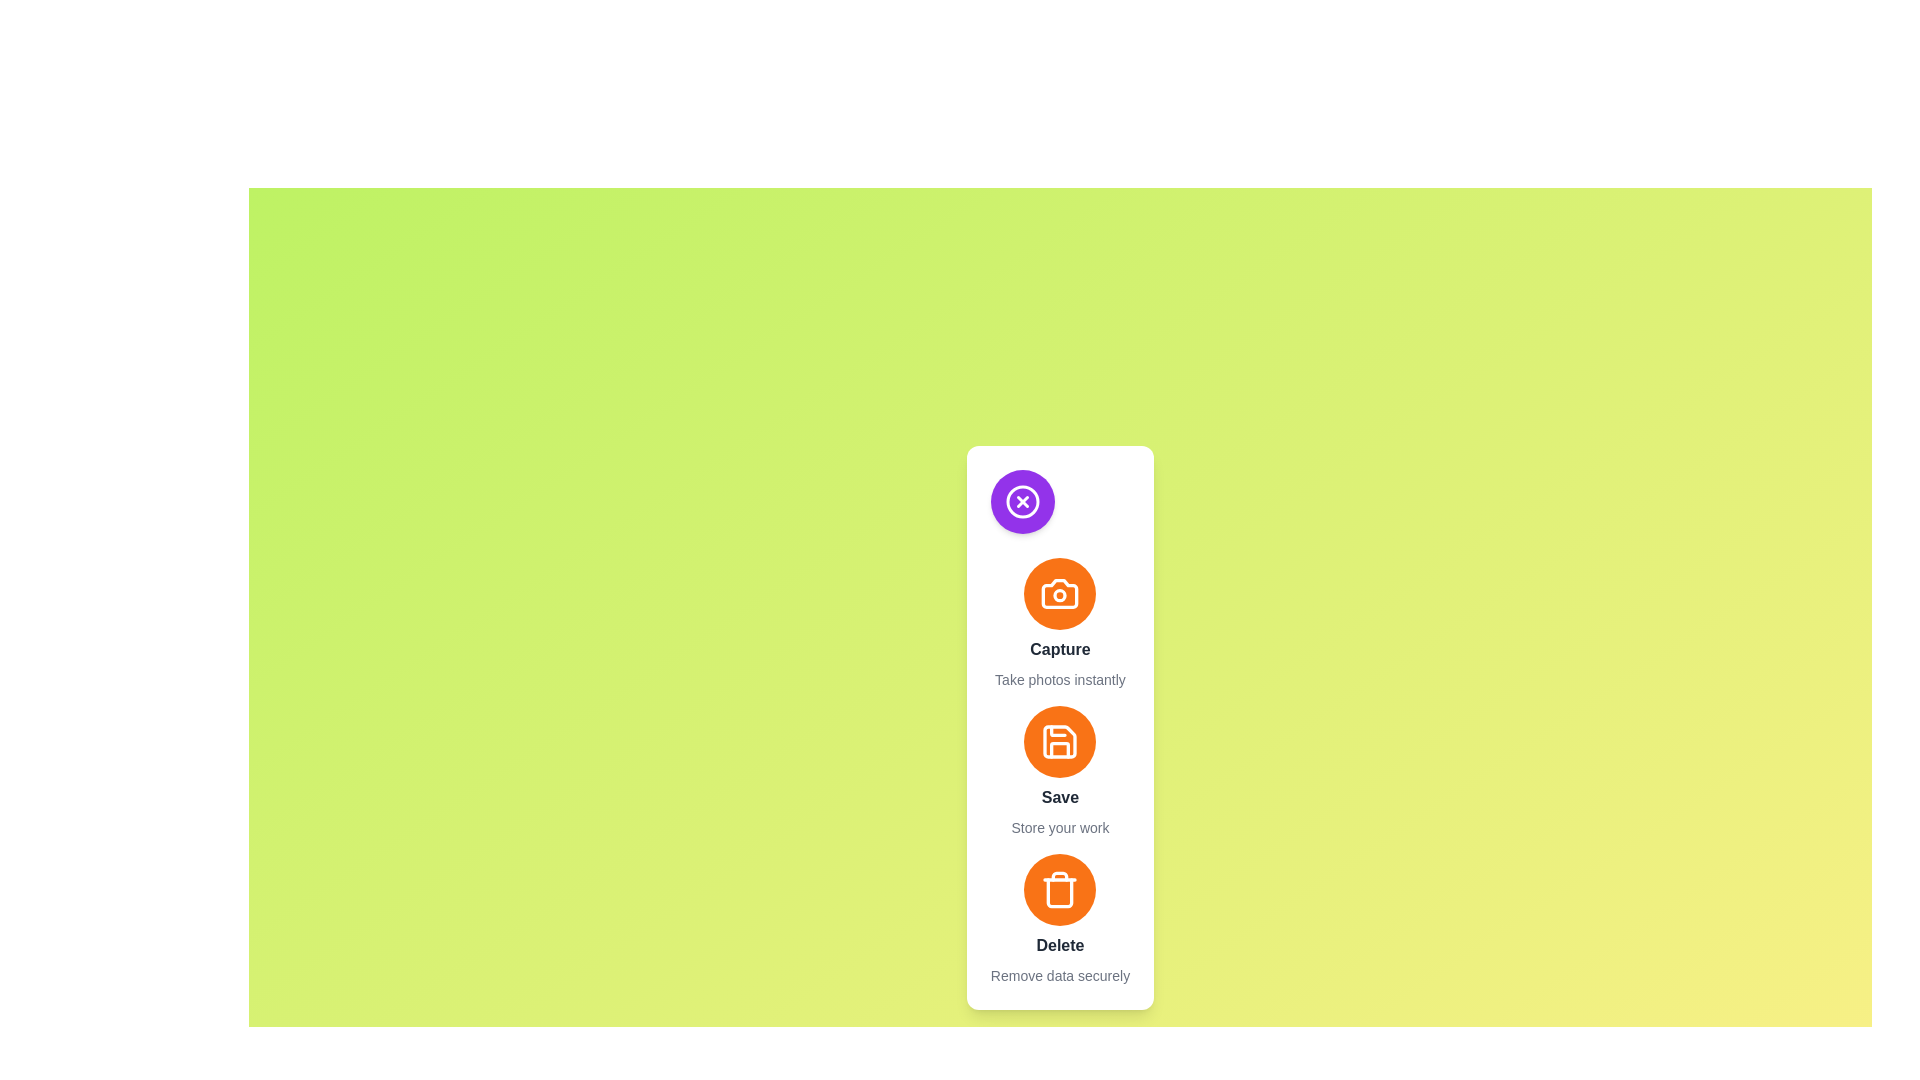 This screenshot has width=1920, height=1080. Describe the element at coordinates (1059, 593) in the screenshot. I see `'Capture' button to initiate the capture action` at that location.